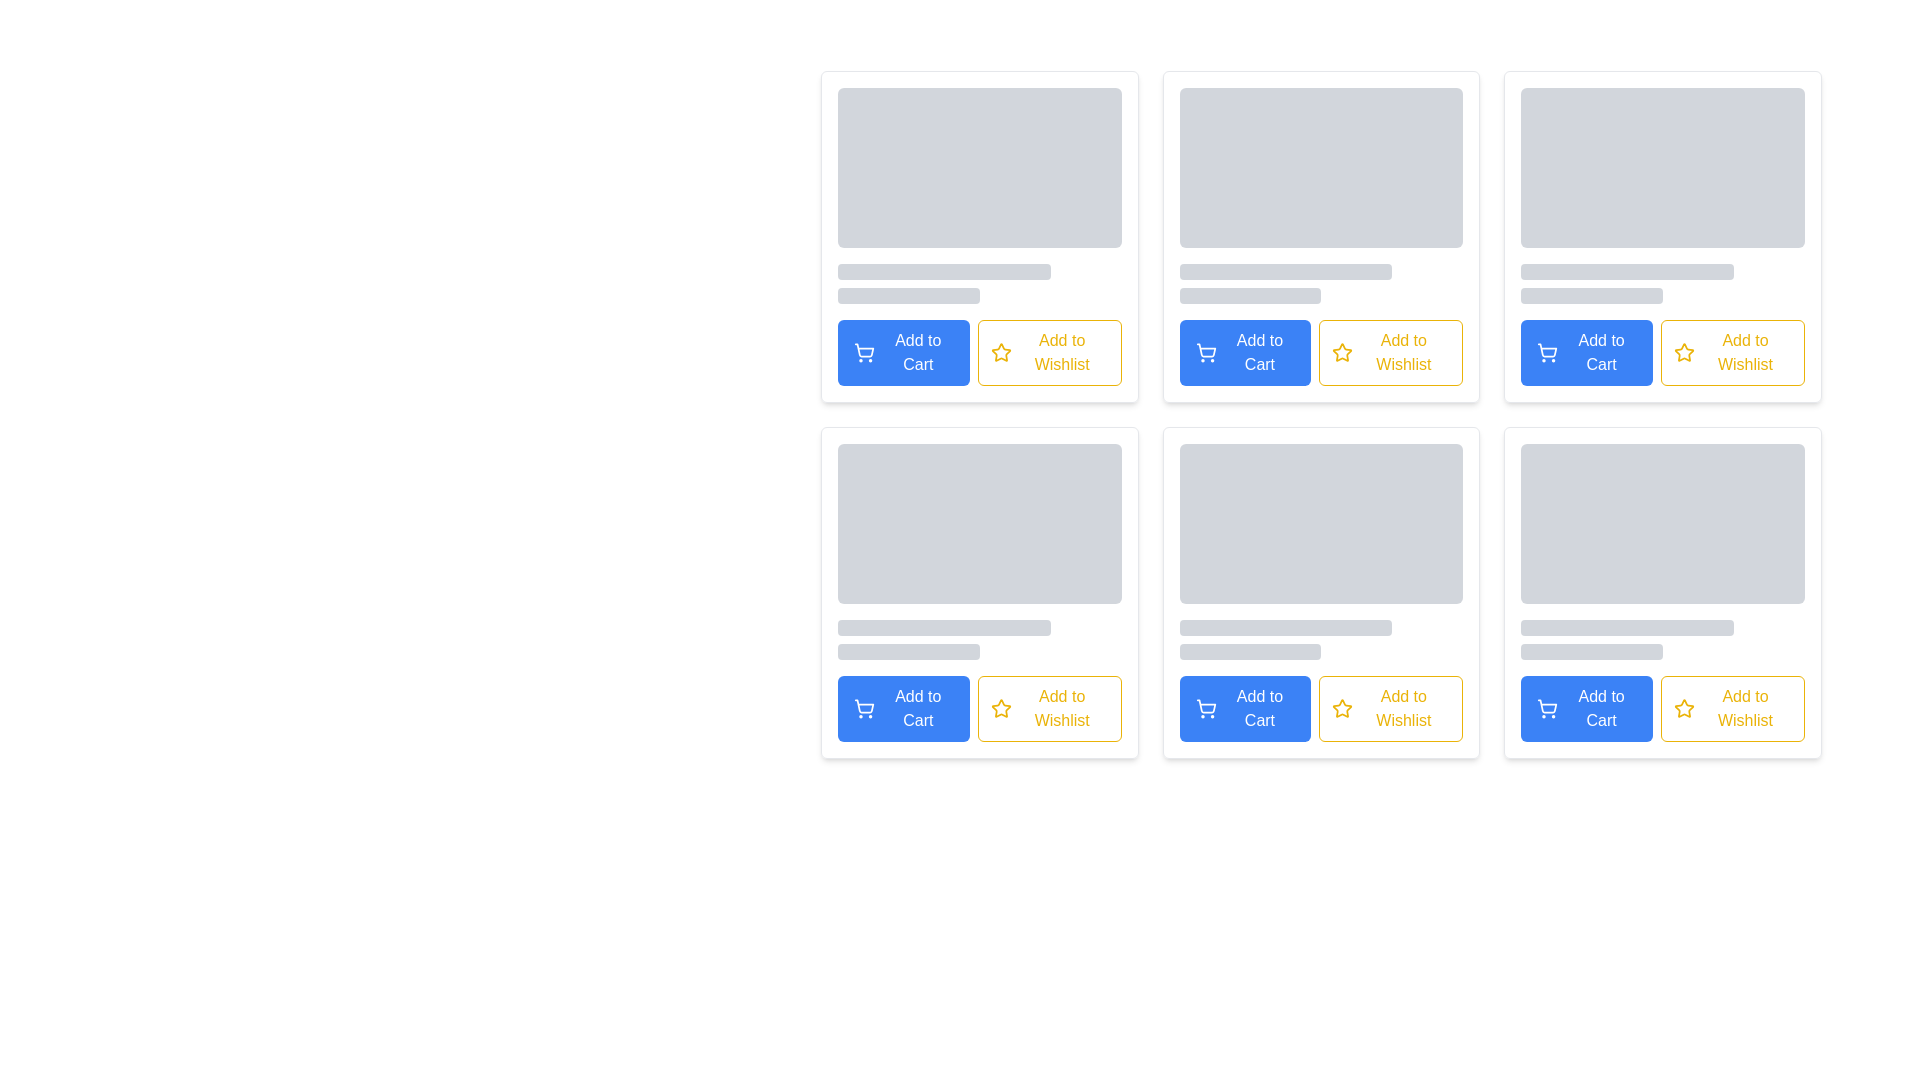 The image size is (1920, 1080). Describe the element at coordinates (1731, 708) in the screenshot. I see `the 'Add to Wishlist' button` at that location.